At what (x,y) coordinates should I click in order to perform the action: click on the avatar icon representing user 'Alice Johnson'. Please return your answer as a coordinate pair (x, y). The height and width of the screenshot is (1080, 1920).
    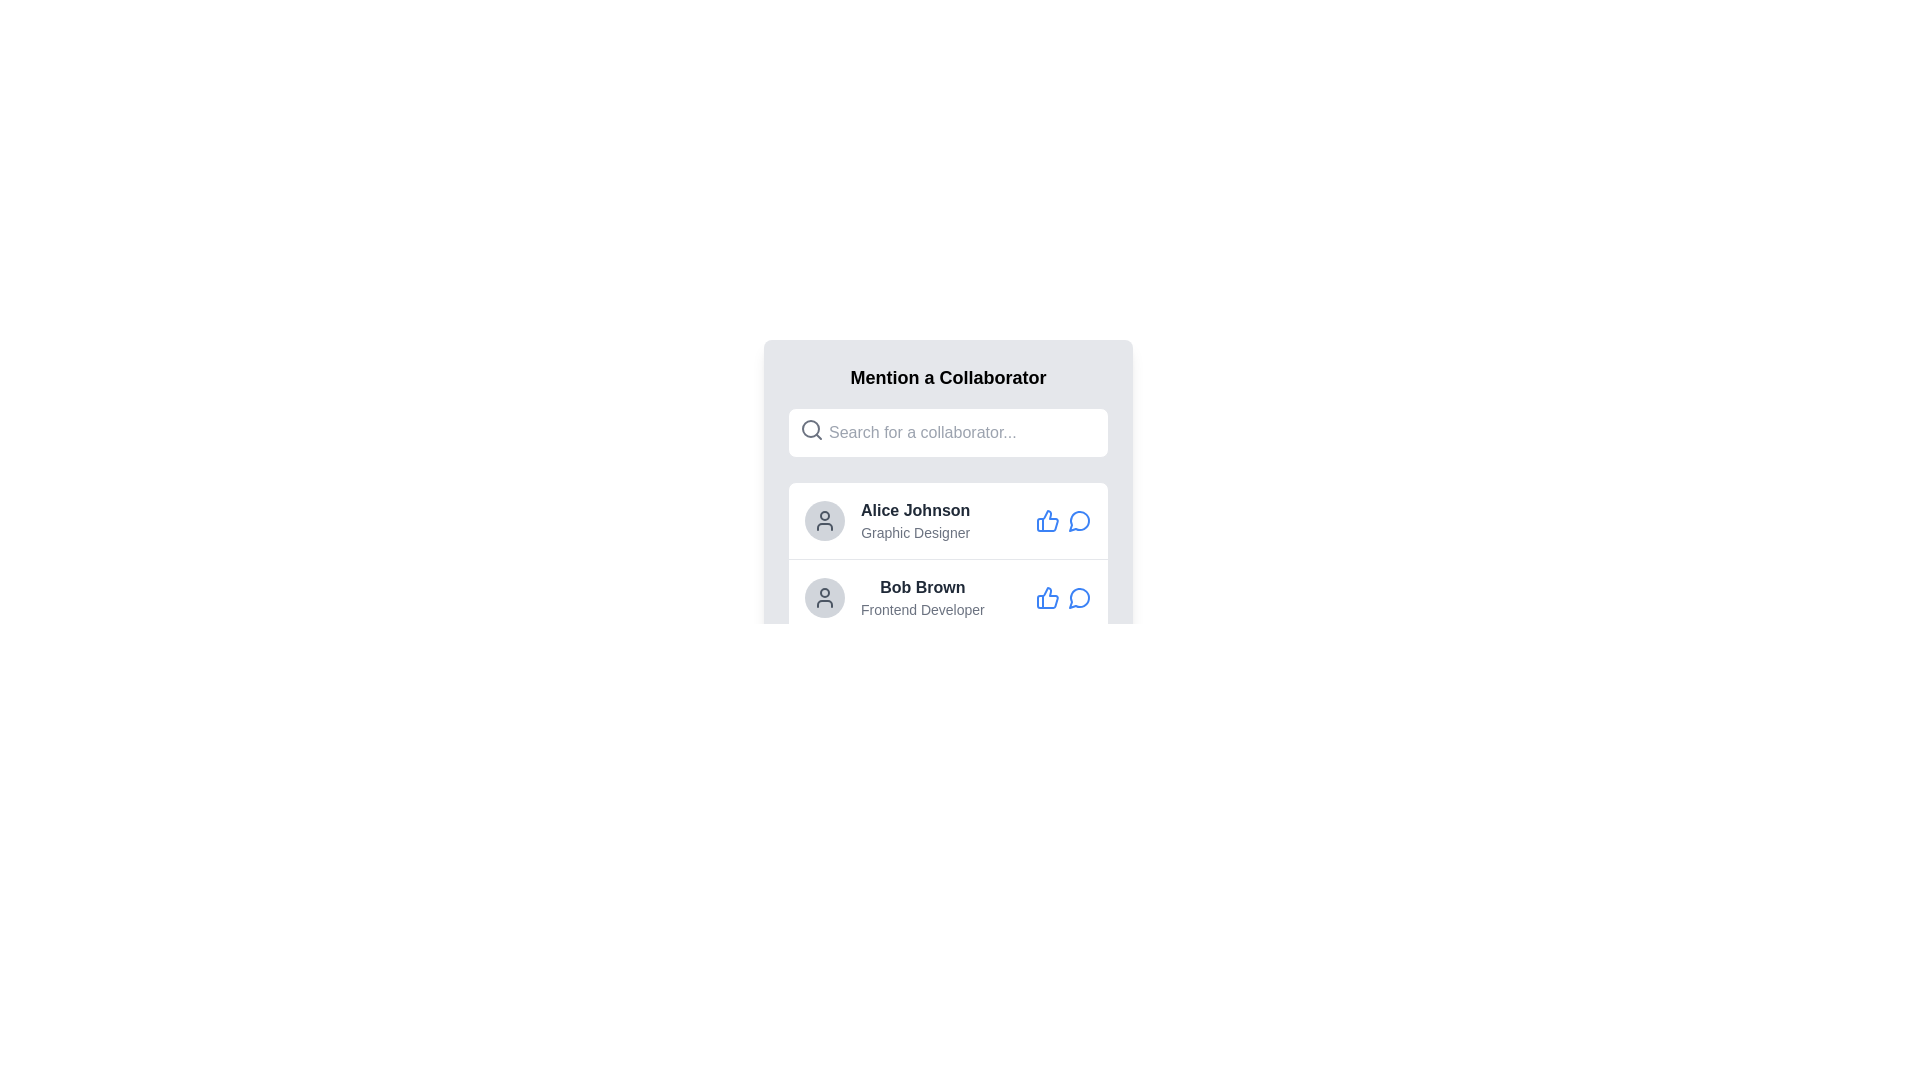
    Looking at the image, I should click on (825, 519).